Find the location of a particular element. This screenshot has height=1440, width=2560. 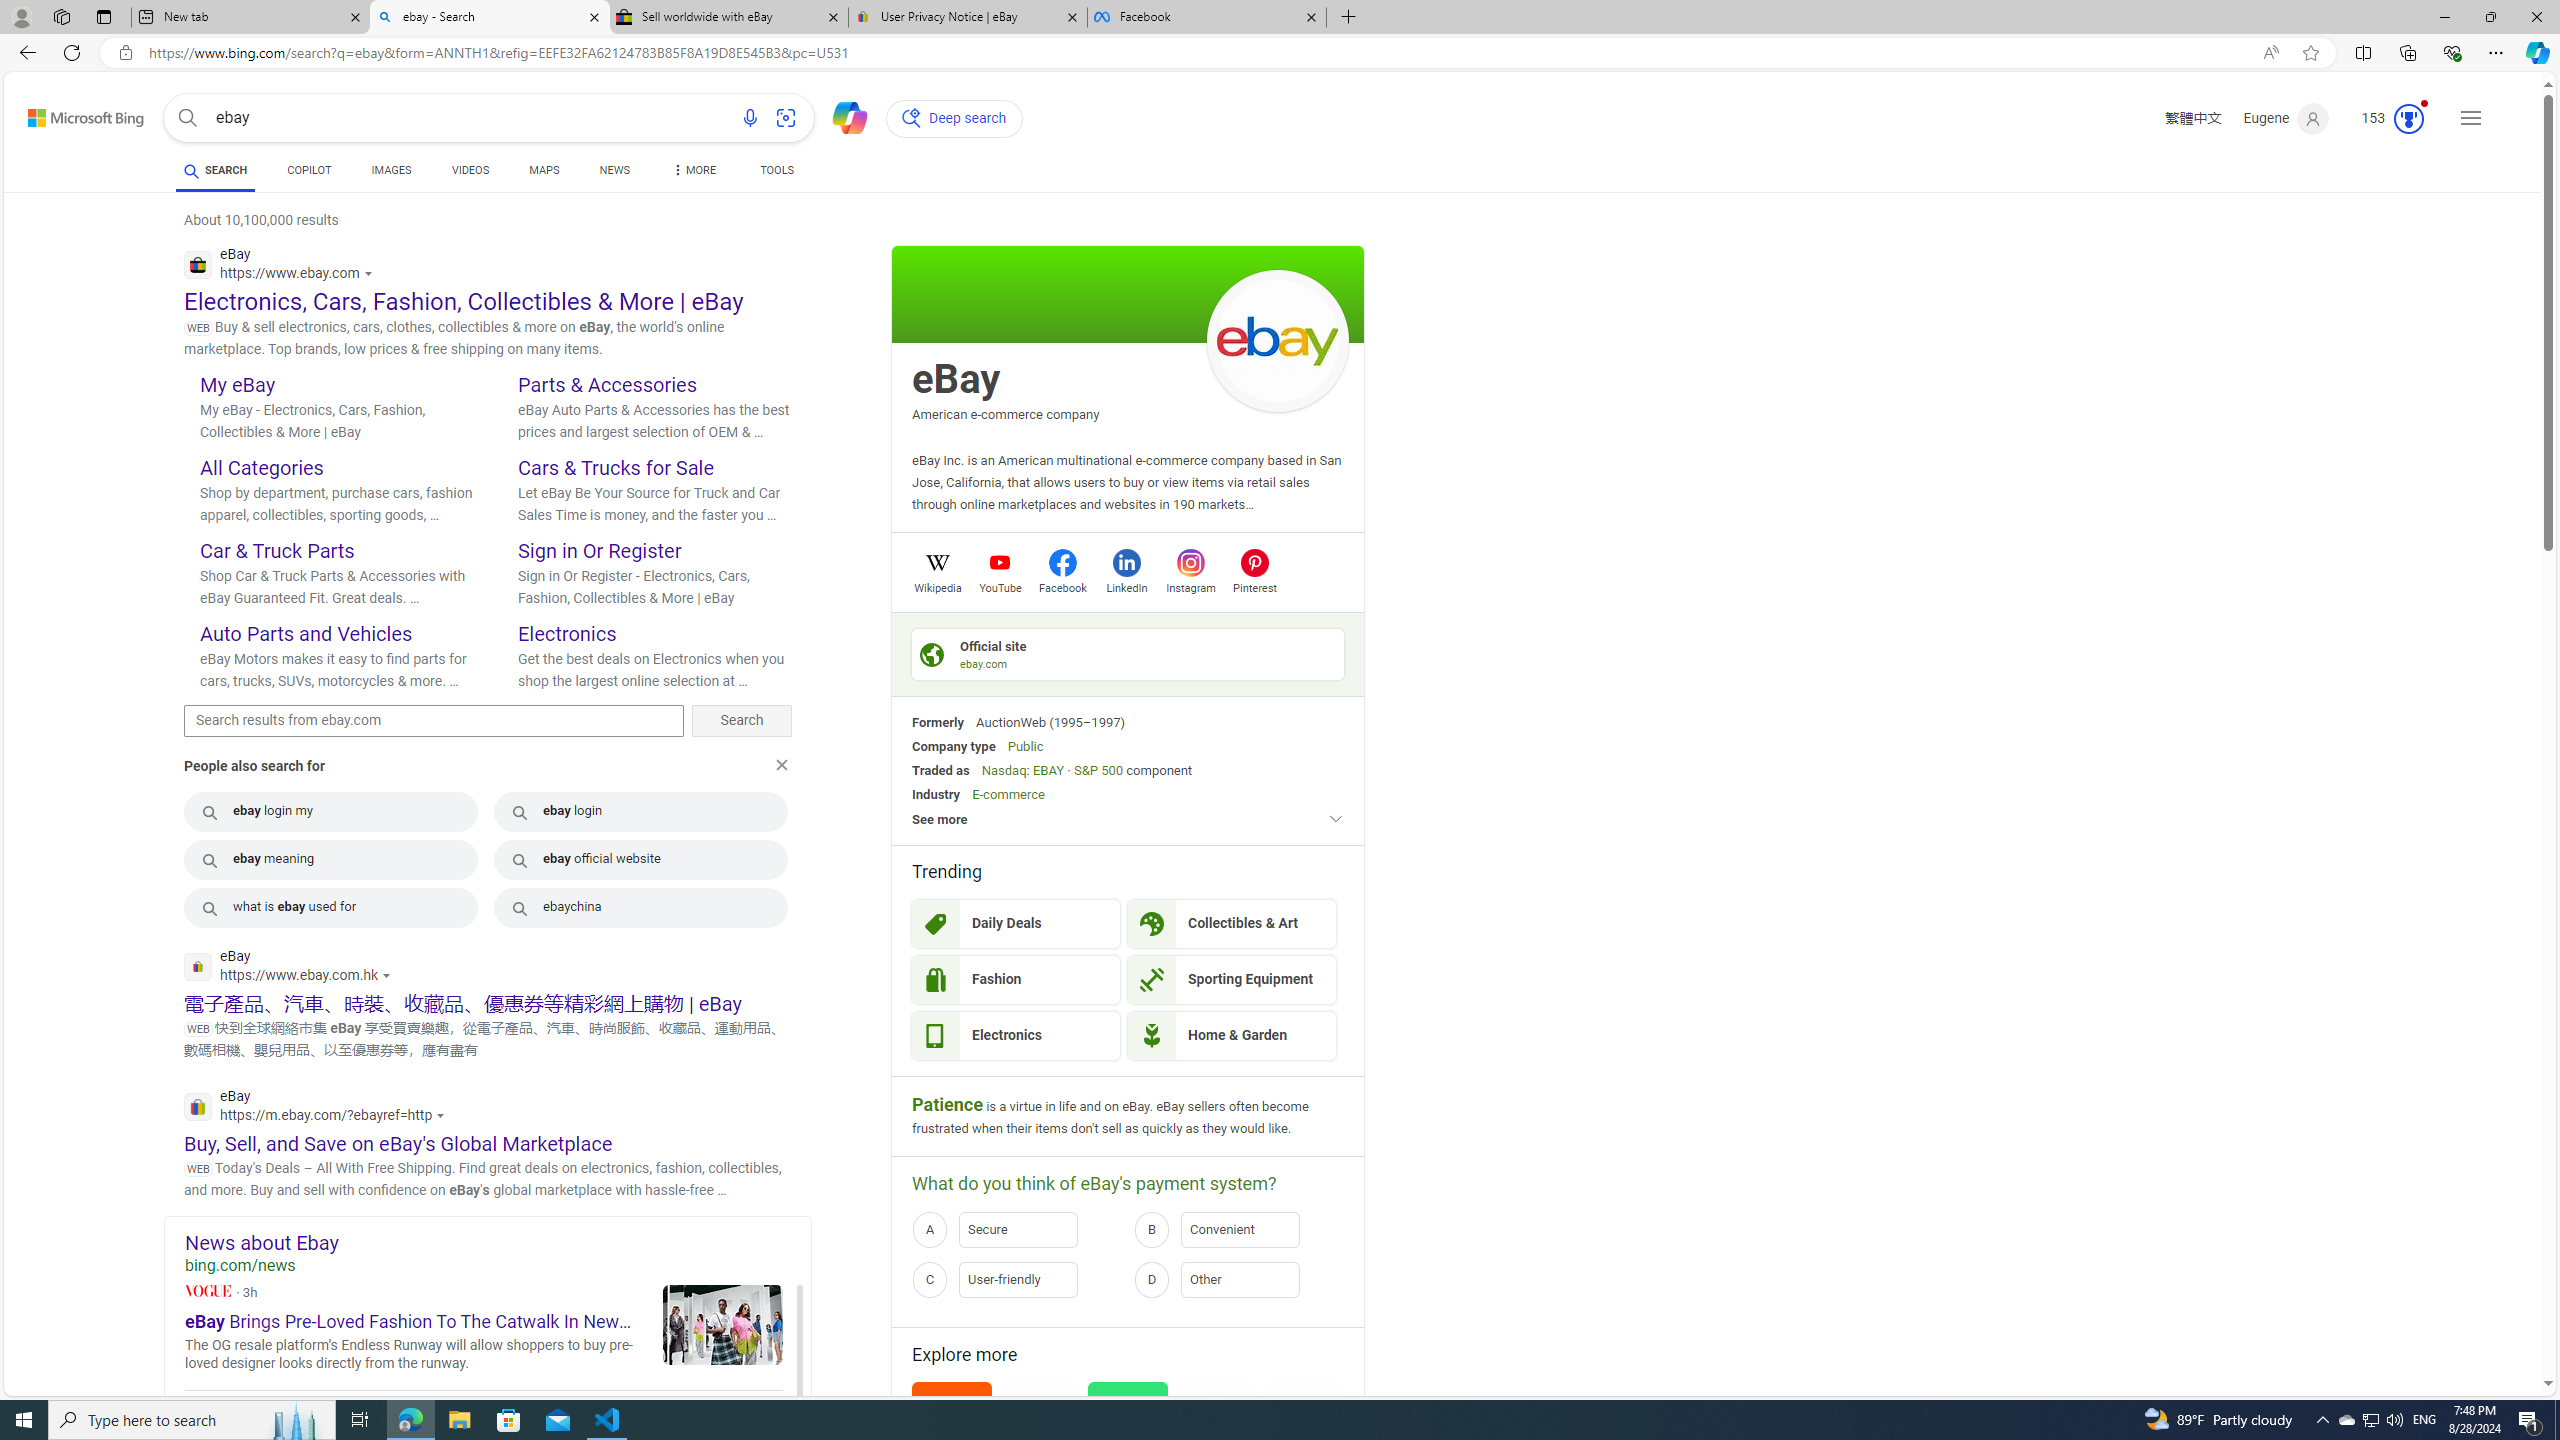

'D Other' is located at coordinates (1239, 1279).